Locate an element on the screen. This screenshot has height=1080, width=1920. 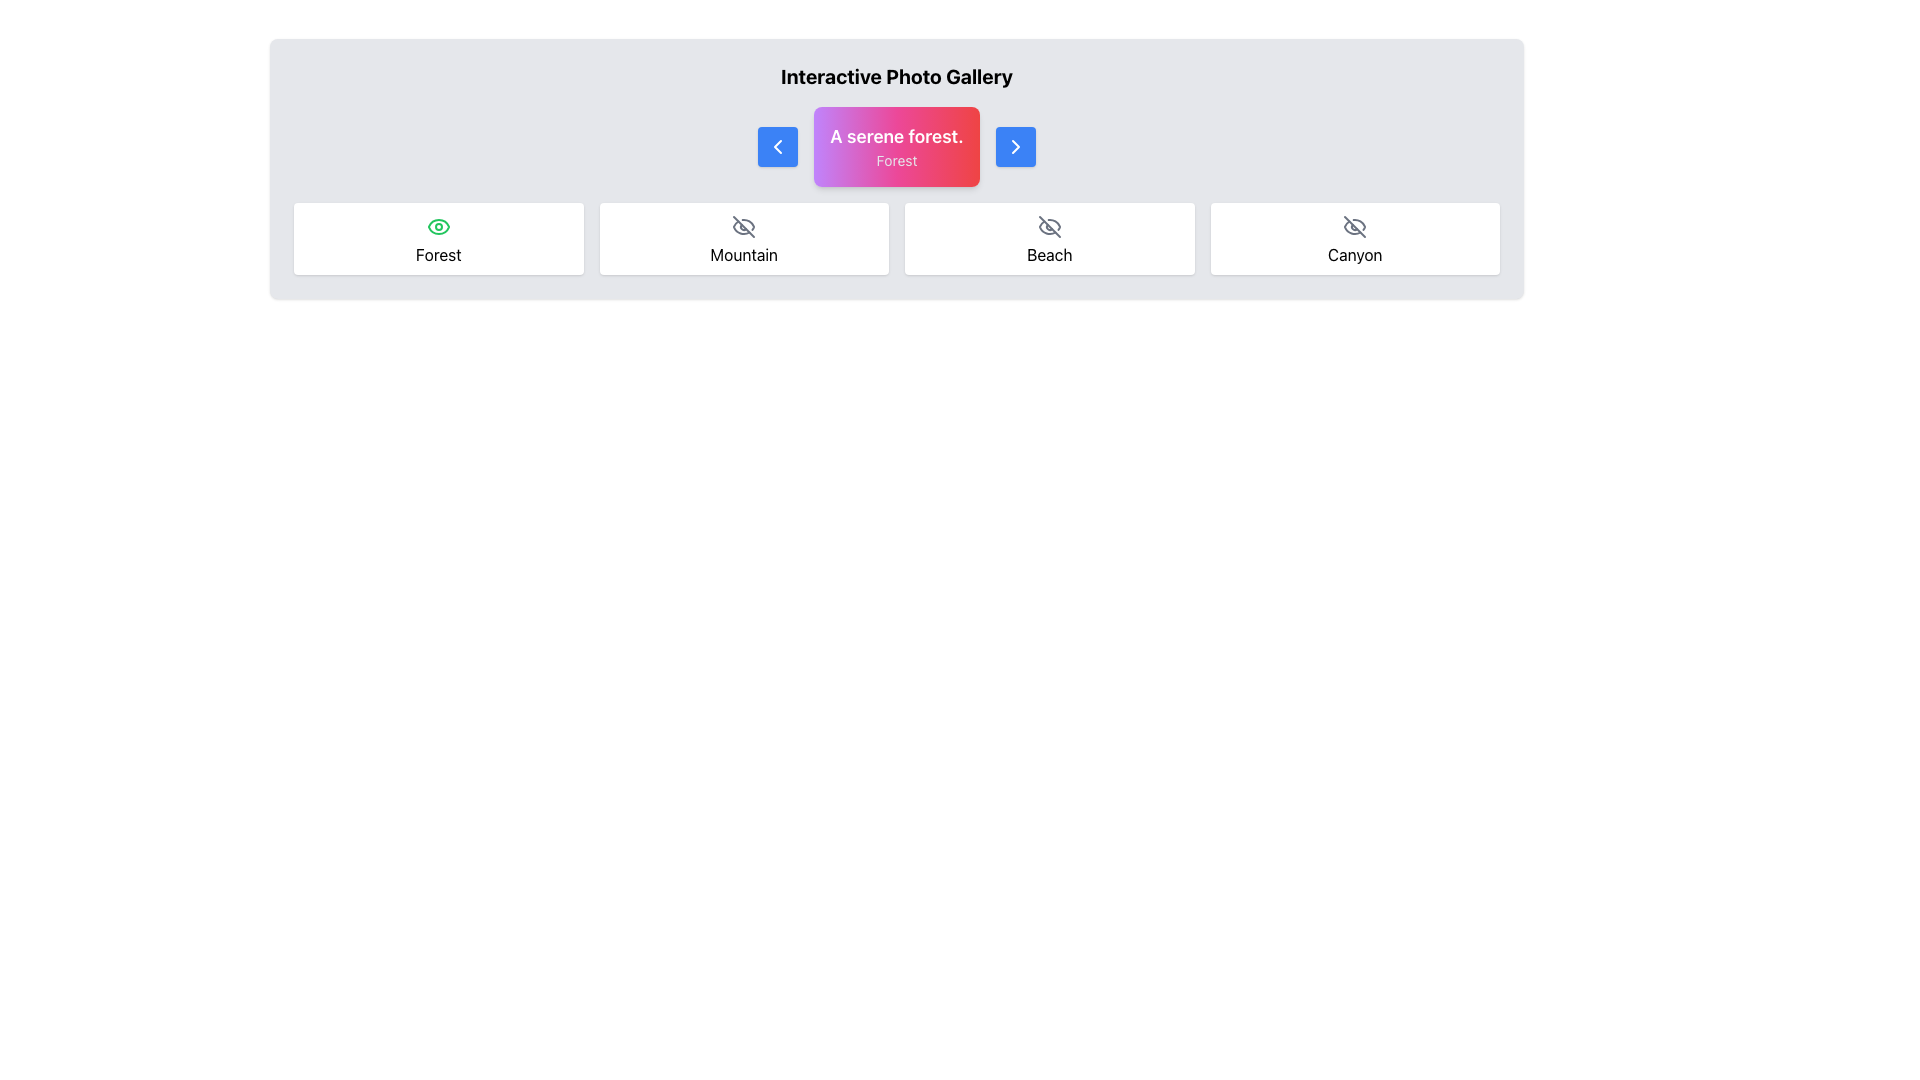
the eye with a strikethrough icon representing 'hidden' or 'invisible' content labeled 'Mountain' by clicking on it is located at coordinates (741, 226).